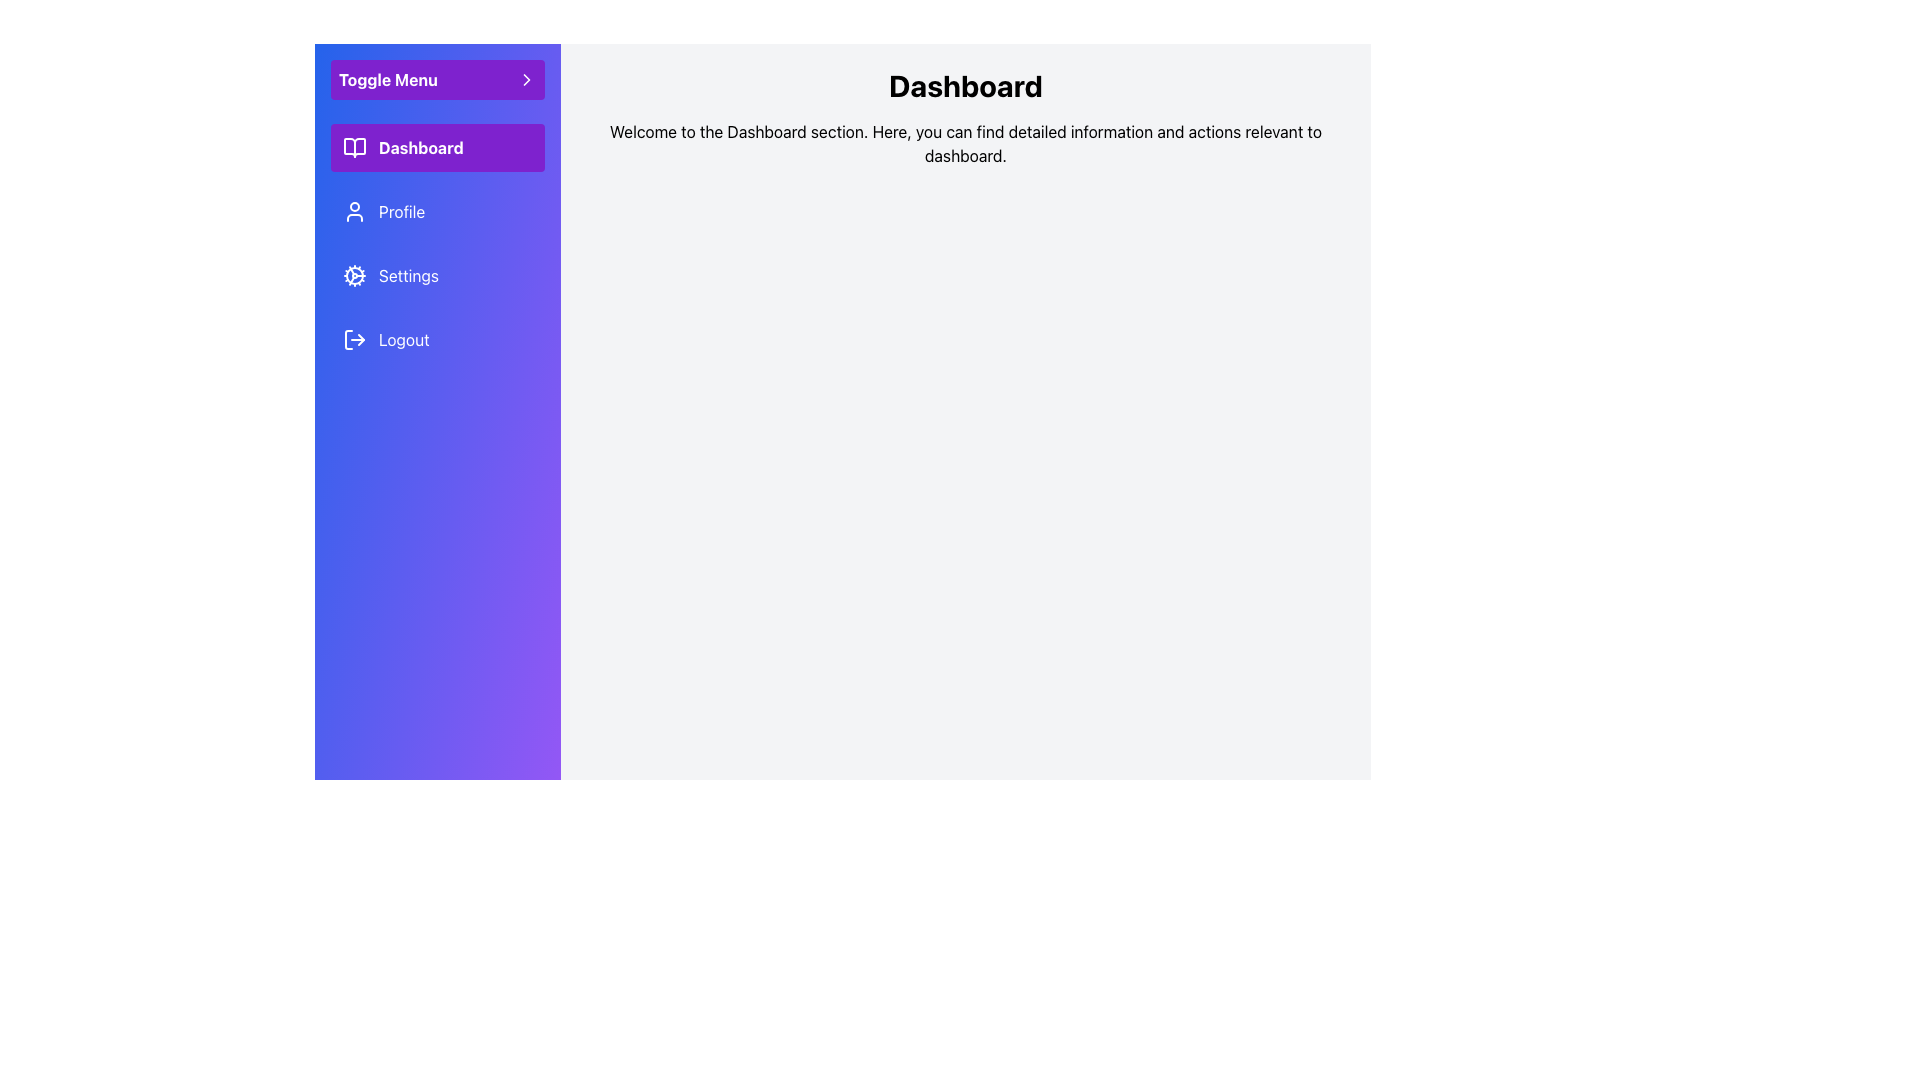  What do you see at coordinates (436, 338) in the screenshot?
I see `the logout button located at the bottom of the side menu panel, which is aligned to the left under 'Settings', to log out of the account` at bounding box center [436, 338].